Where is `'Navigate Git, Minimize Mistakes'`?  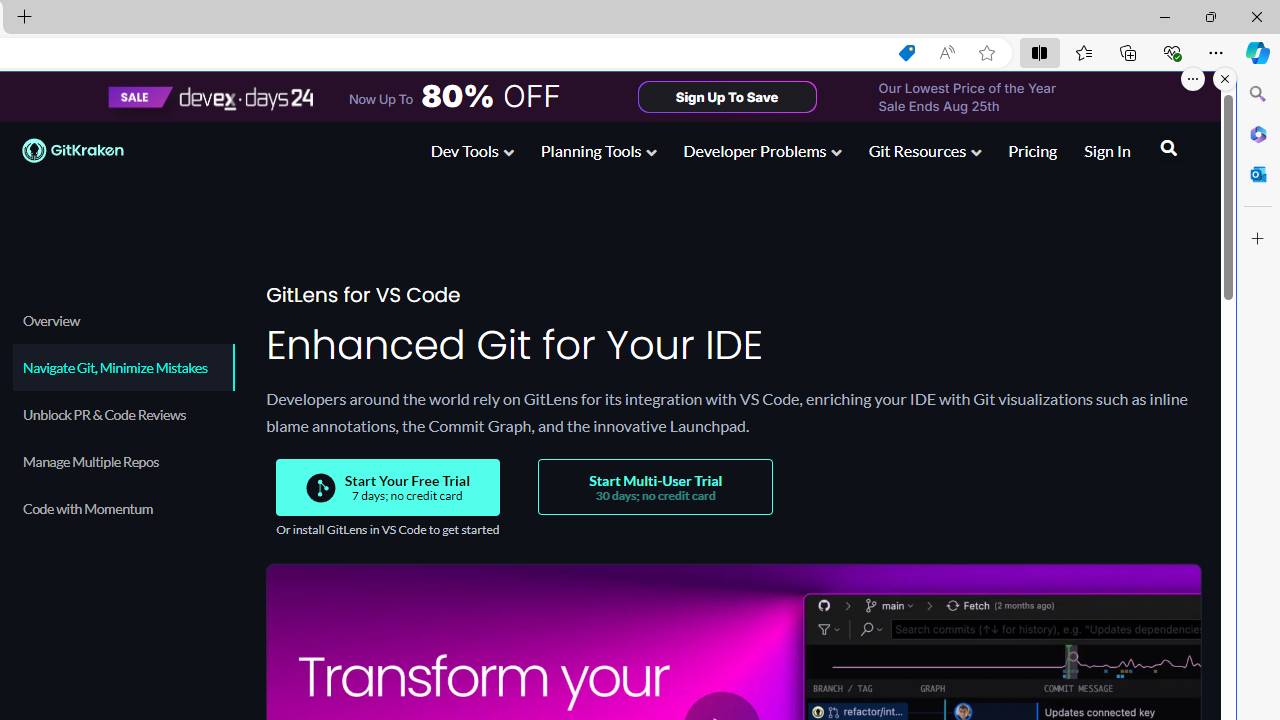
'Navigate Git, Minimize Mistakes' is located at coordinates (123, 367).